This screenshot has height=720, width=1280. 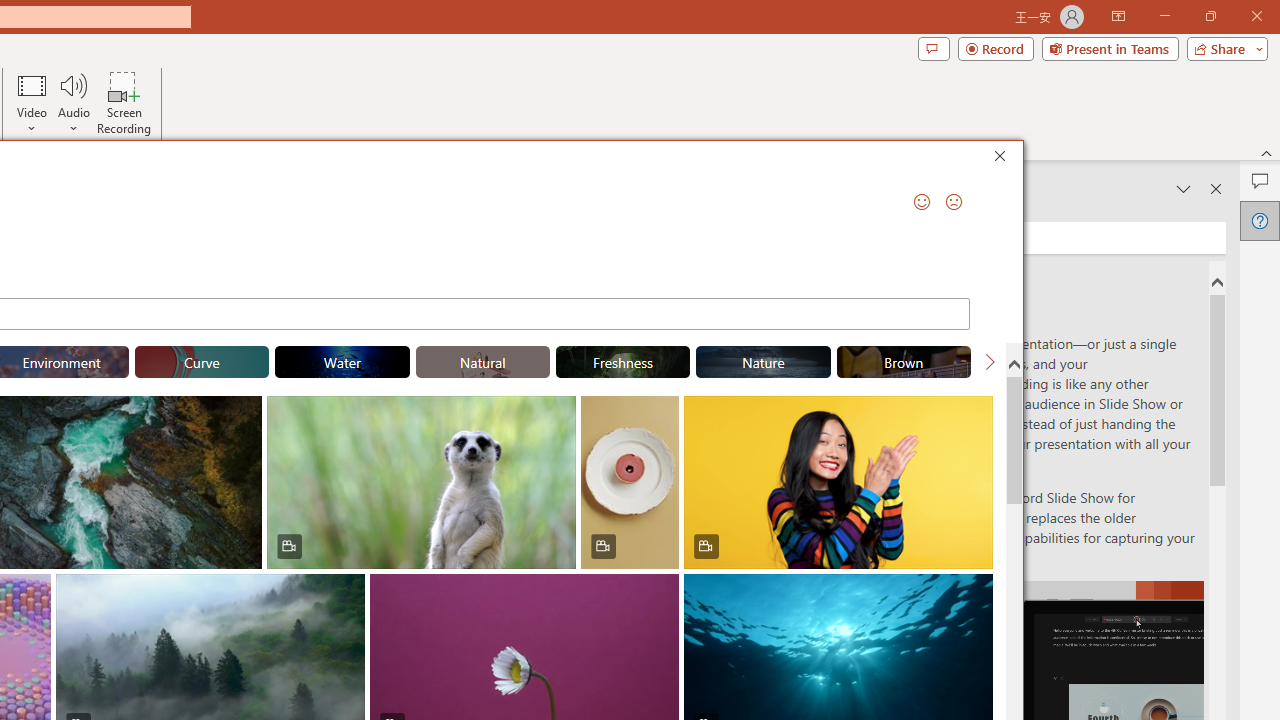 What do you see at coordinates (123, 103) in the screenshot?
I see `'Screen Recording...'` at bounding box center [123, 103].